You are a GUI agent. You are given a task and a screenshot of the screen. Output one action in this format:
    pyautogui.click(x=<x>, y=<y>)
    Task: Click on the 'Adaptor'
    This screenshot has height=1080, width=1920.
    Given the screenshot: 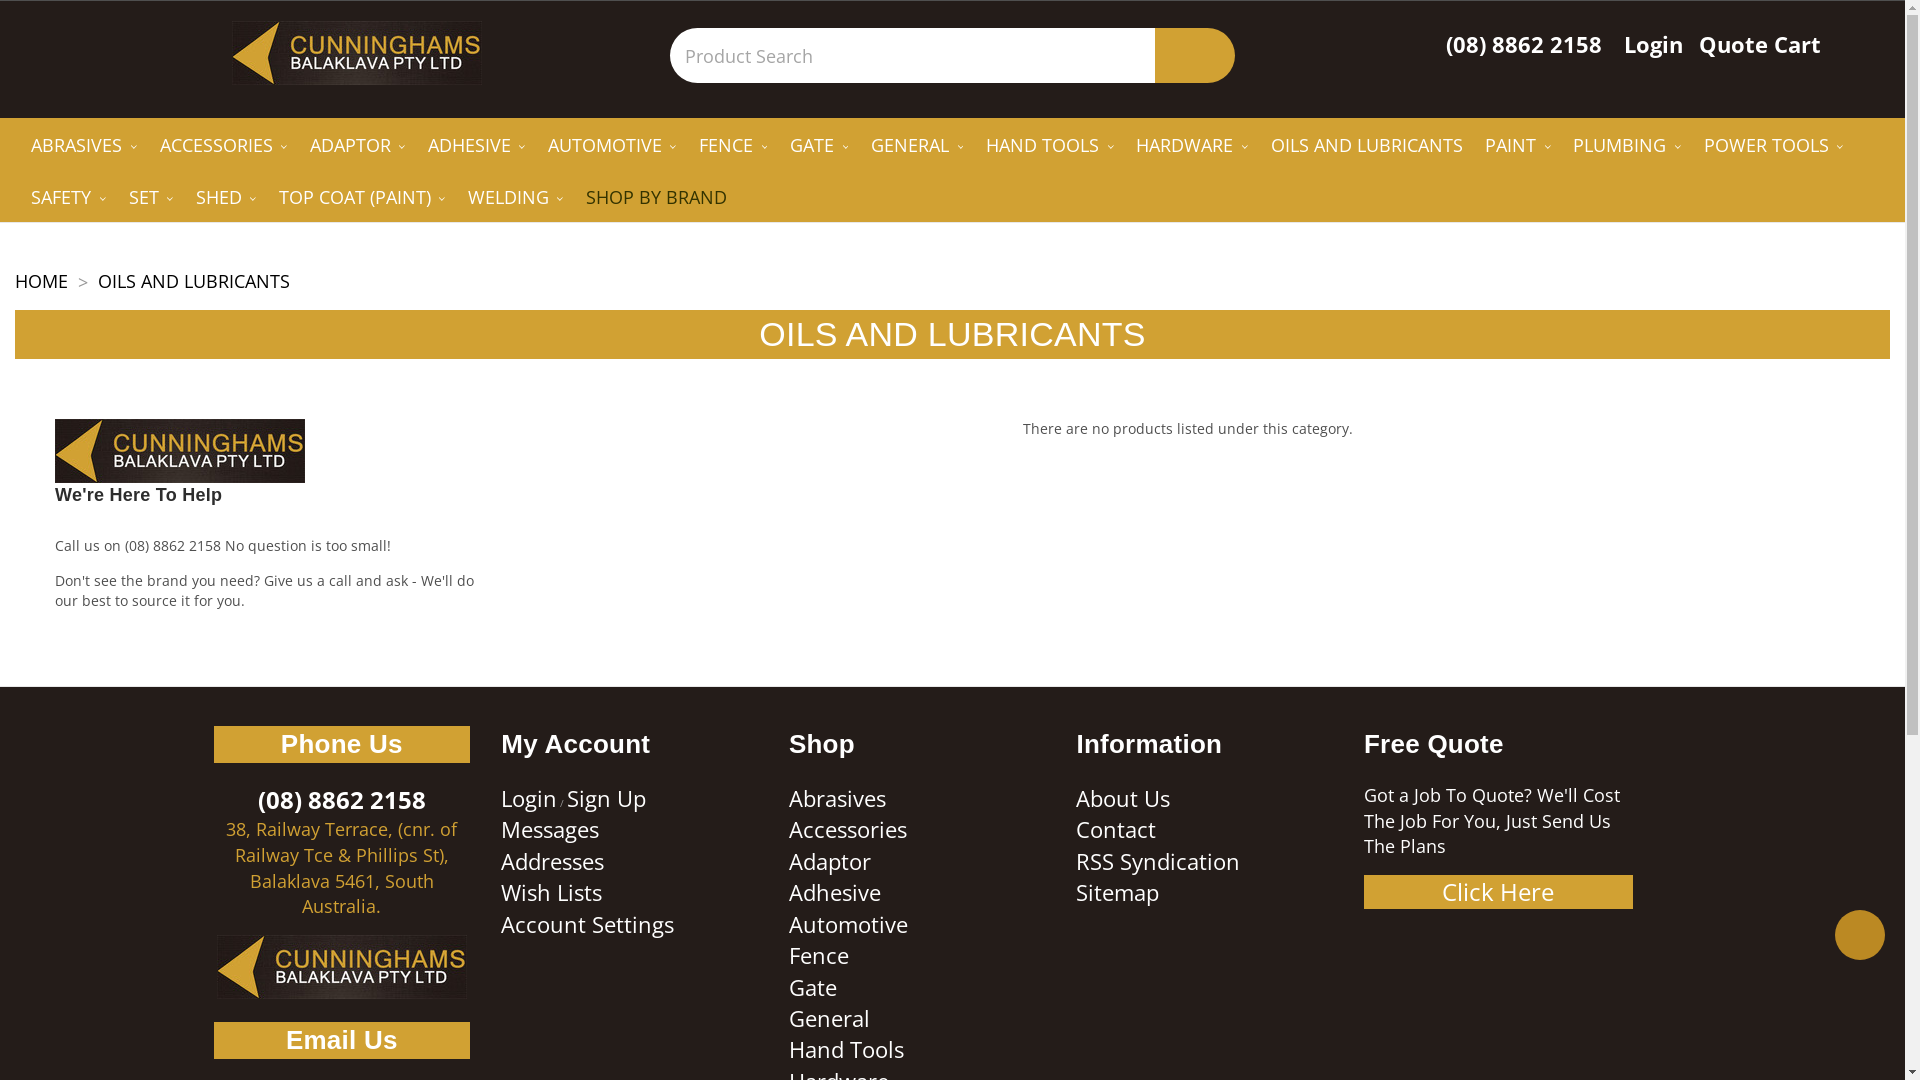 What is the action you would take?
    pyautogui.click(x=830, y=859)
    